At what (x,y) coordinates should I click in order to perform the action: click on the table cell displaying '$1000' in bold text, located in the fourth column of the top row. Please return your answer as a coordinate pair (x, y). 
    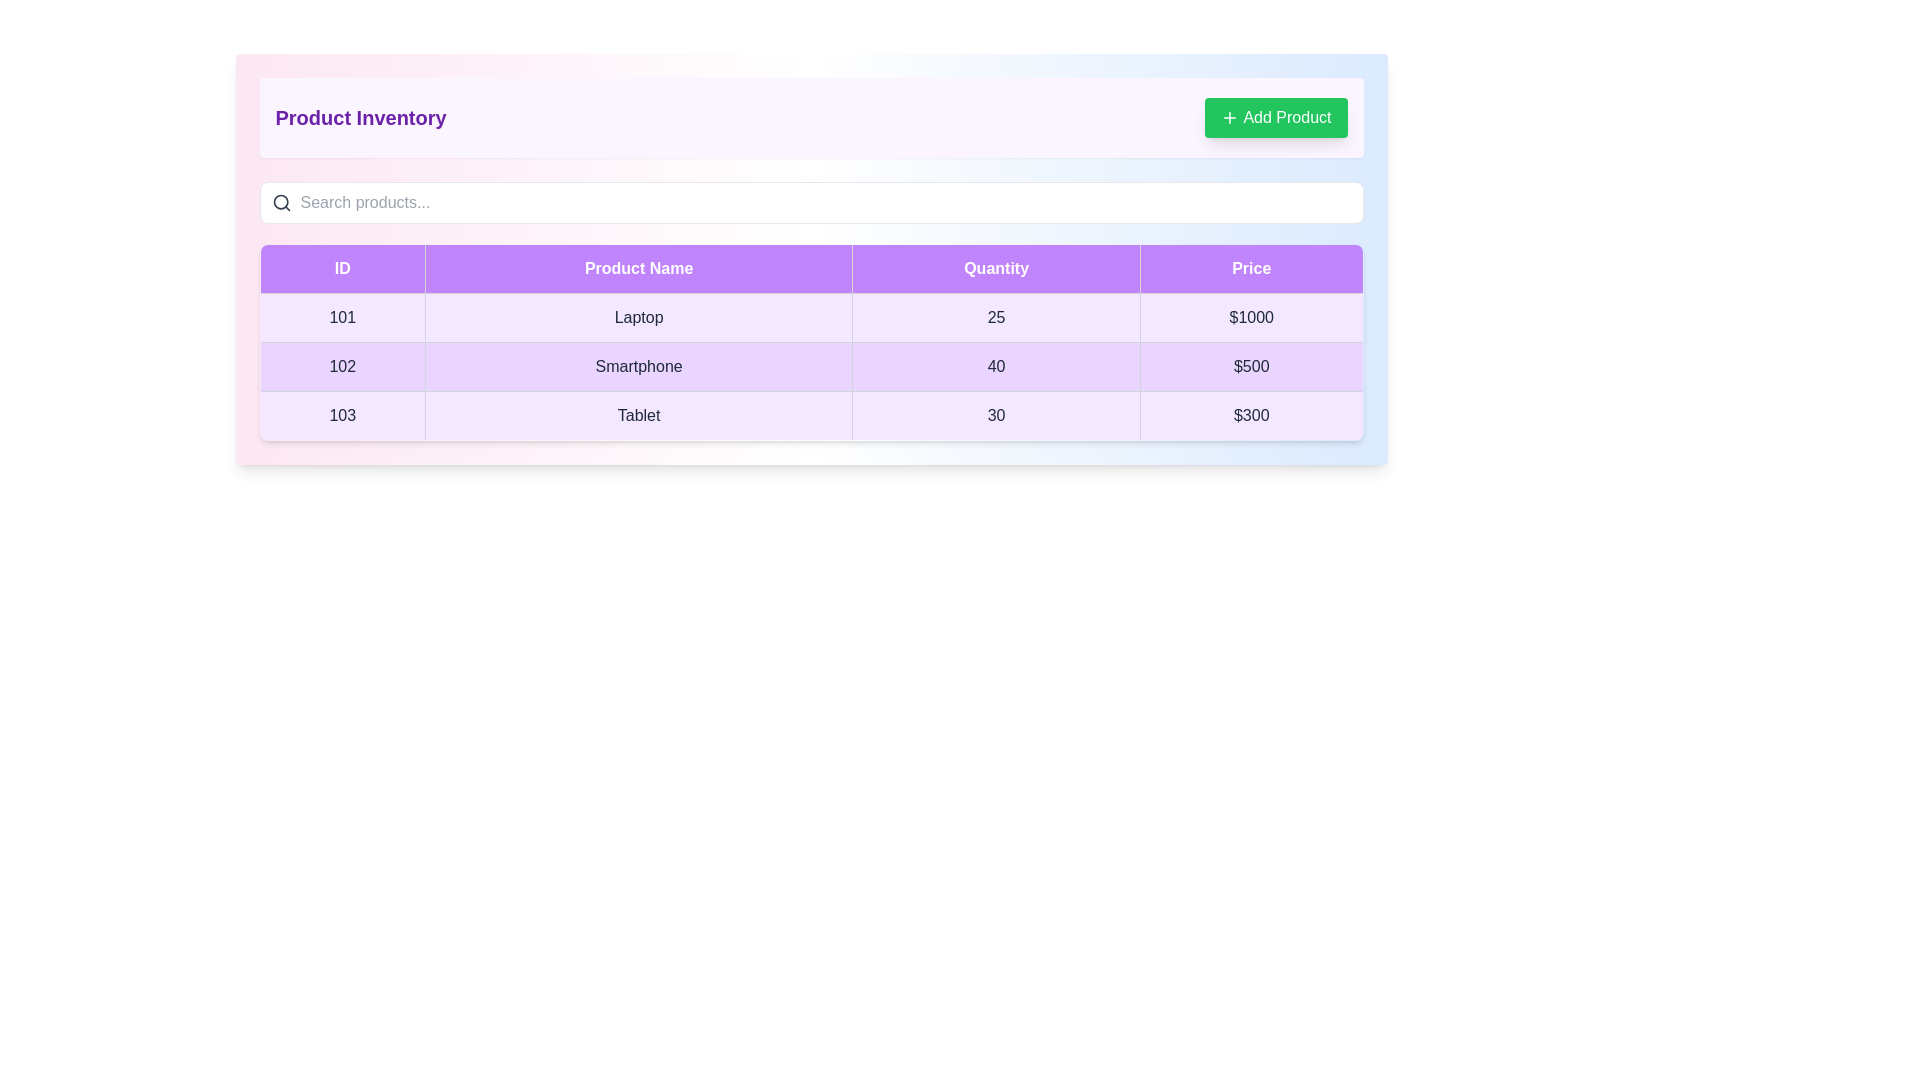
    Looking at the image, I should click on (1250, 316).